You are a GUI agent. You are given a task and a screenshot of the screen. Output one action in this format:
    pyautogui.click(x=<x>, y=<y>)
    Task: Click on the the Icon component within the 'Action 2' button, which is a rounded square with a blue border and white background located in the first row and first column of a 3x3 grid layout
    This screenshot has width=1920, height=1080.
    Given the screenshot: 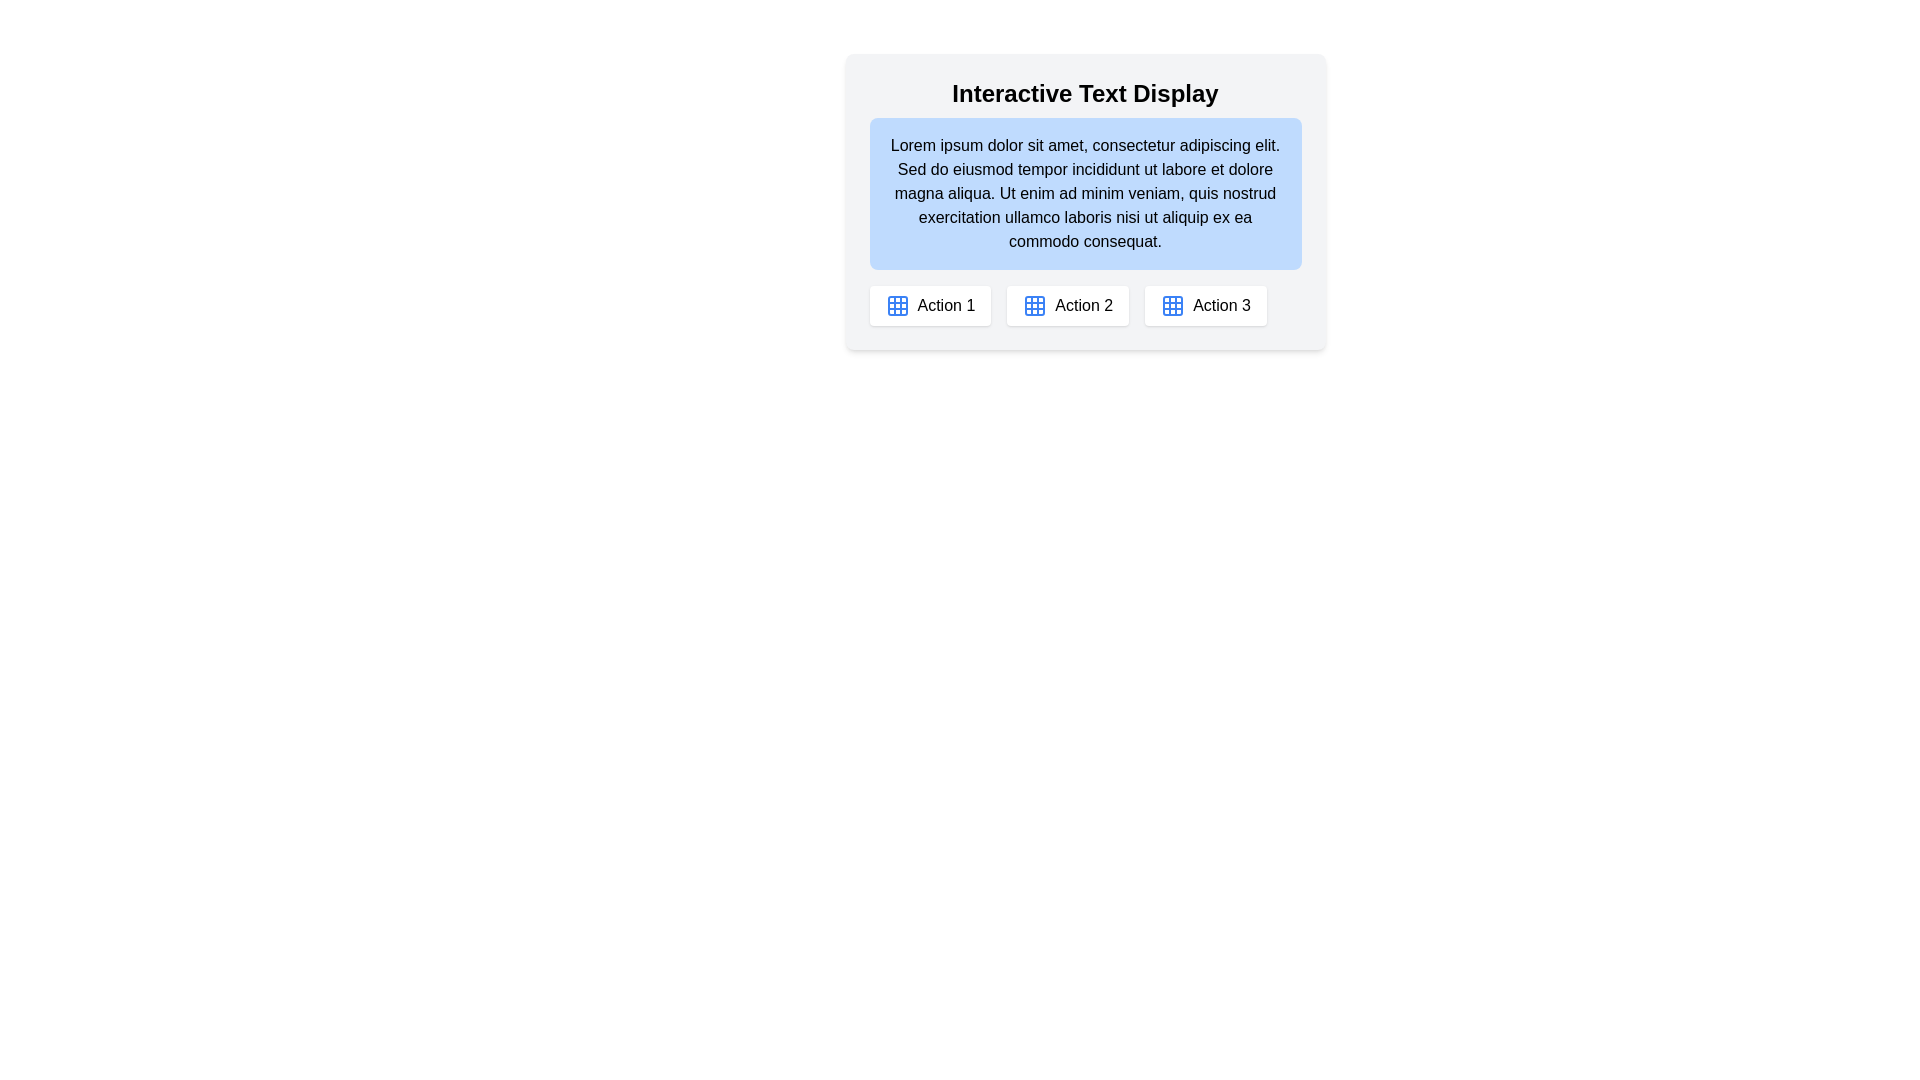 What is the action you would take?
    pyautogui.click(x=1035, y=305)
    